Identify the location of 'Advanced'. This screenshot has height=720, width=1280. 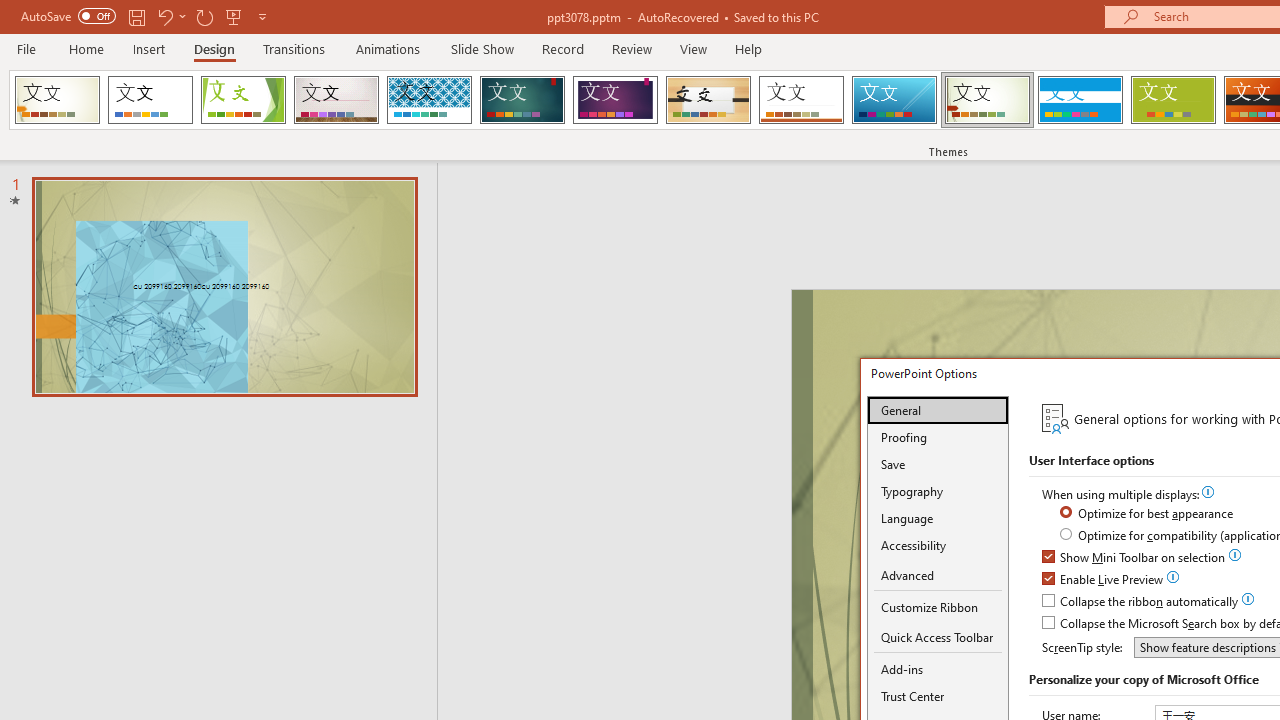
(937, 576).